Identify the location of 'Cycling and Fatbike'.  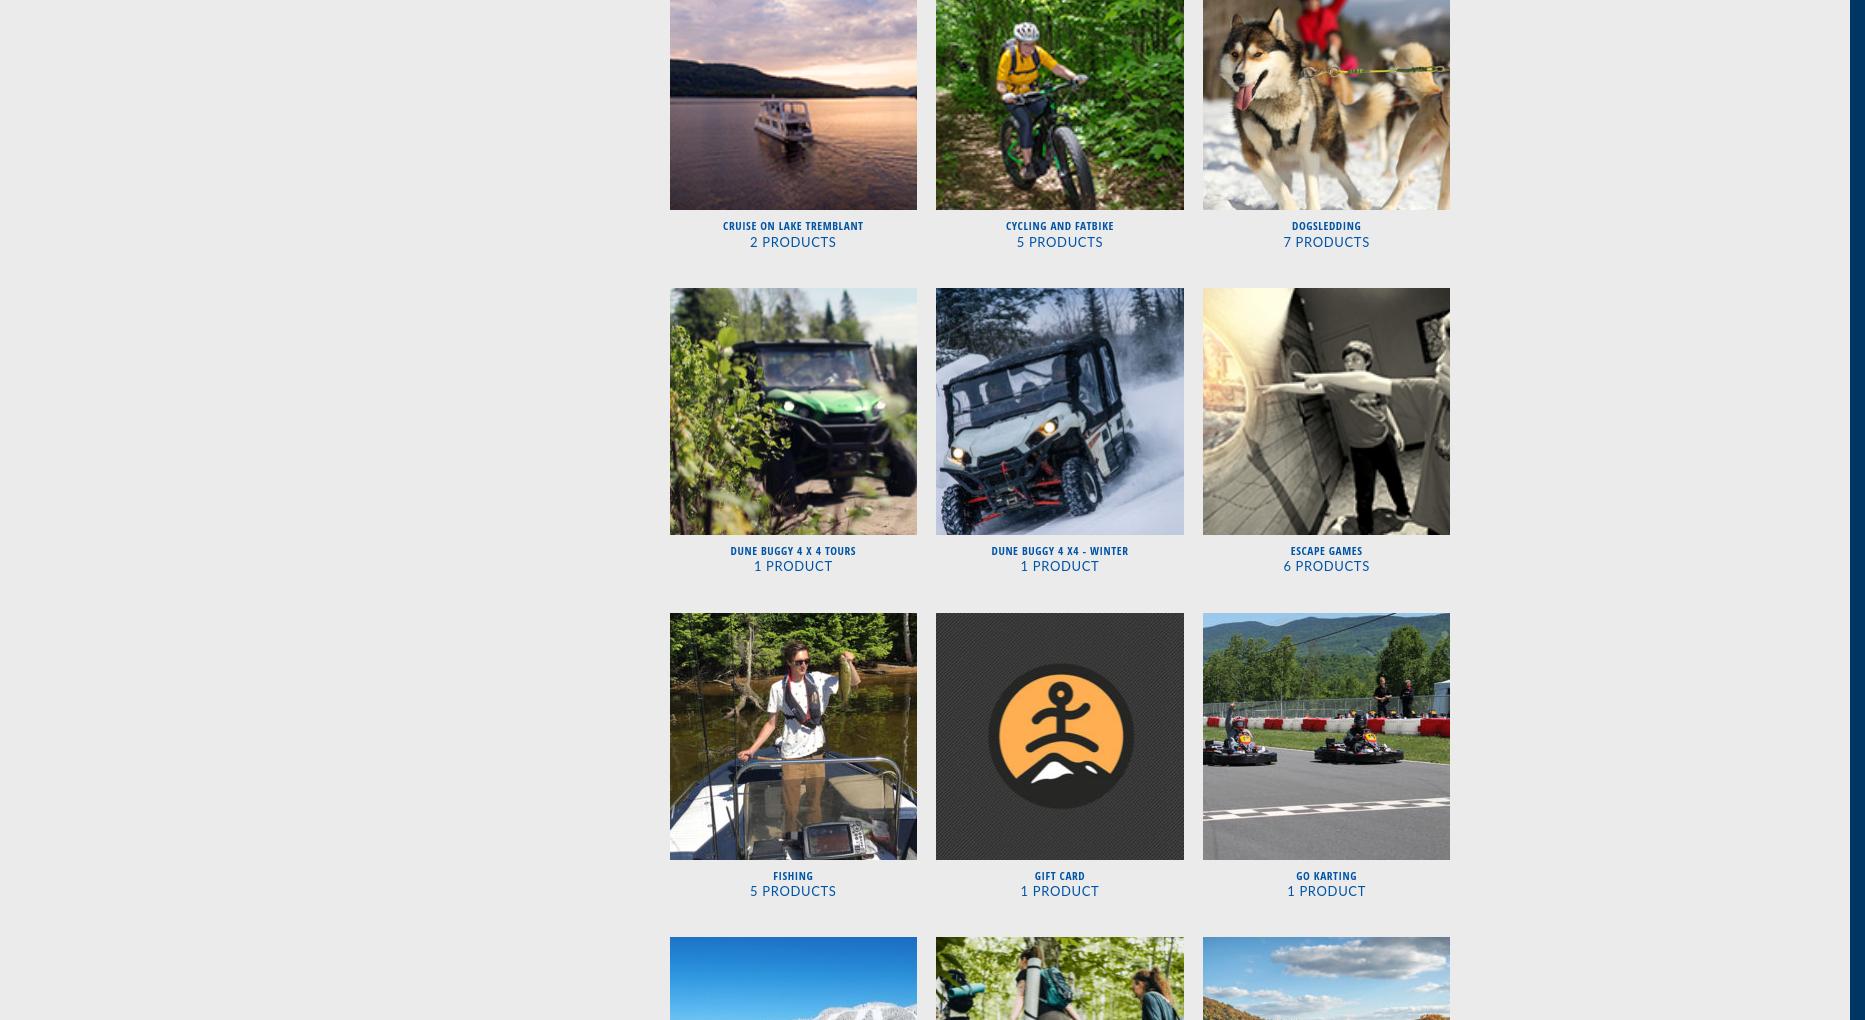
(1058, 225).